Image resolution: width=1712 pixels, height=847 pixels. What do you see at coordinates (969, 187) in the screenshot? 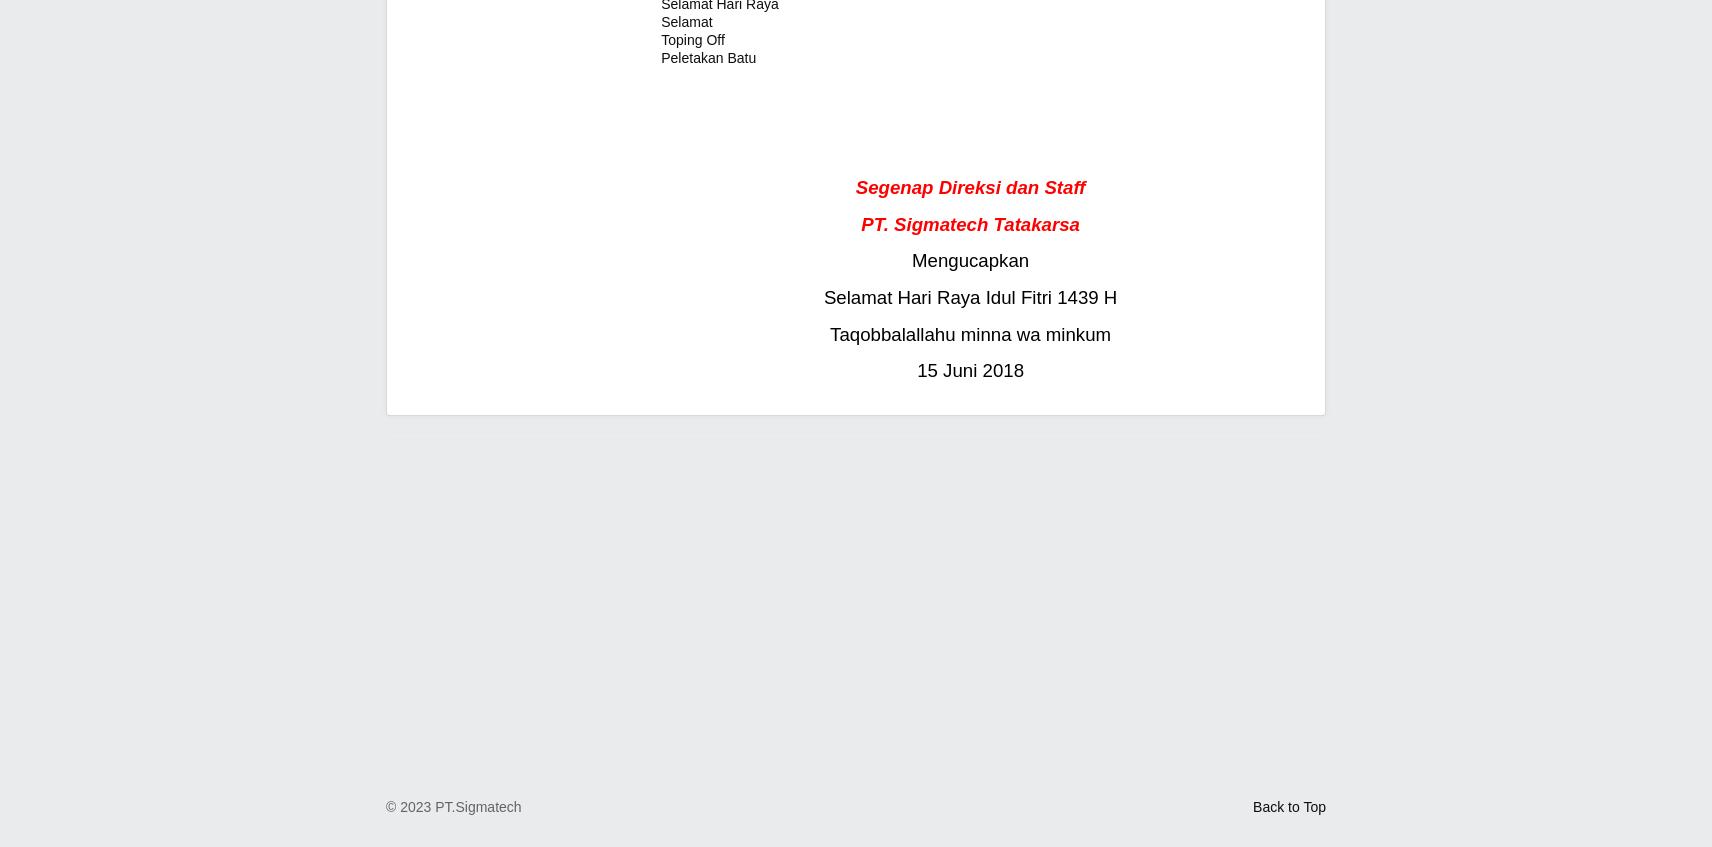
I see `'Segenap Direksi dan Staff'` at bounding box center [969, 187].